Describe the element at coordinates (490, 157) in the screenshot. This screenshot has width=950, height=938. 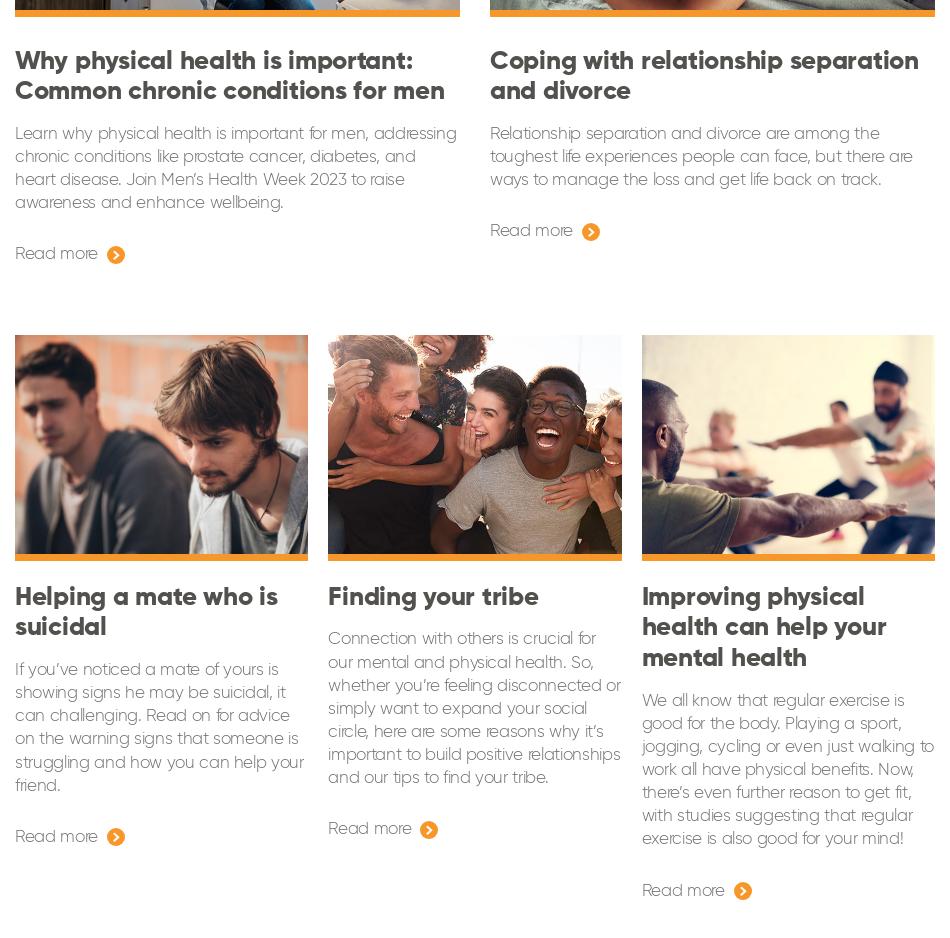
I see `'Relationship separation and divorce are among the toughest life experiences people can face, but there are ways to manage the loss and get life back on track.'` at that location.